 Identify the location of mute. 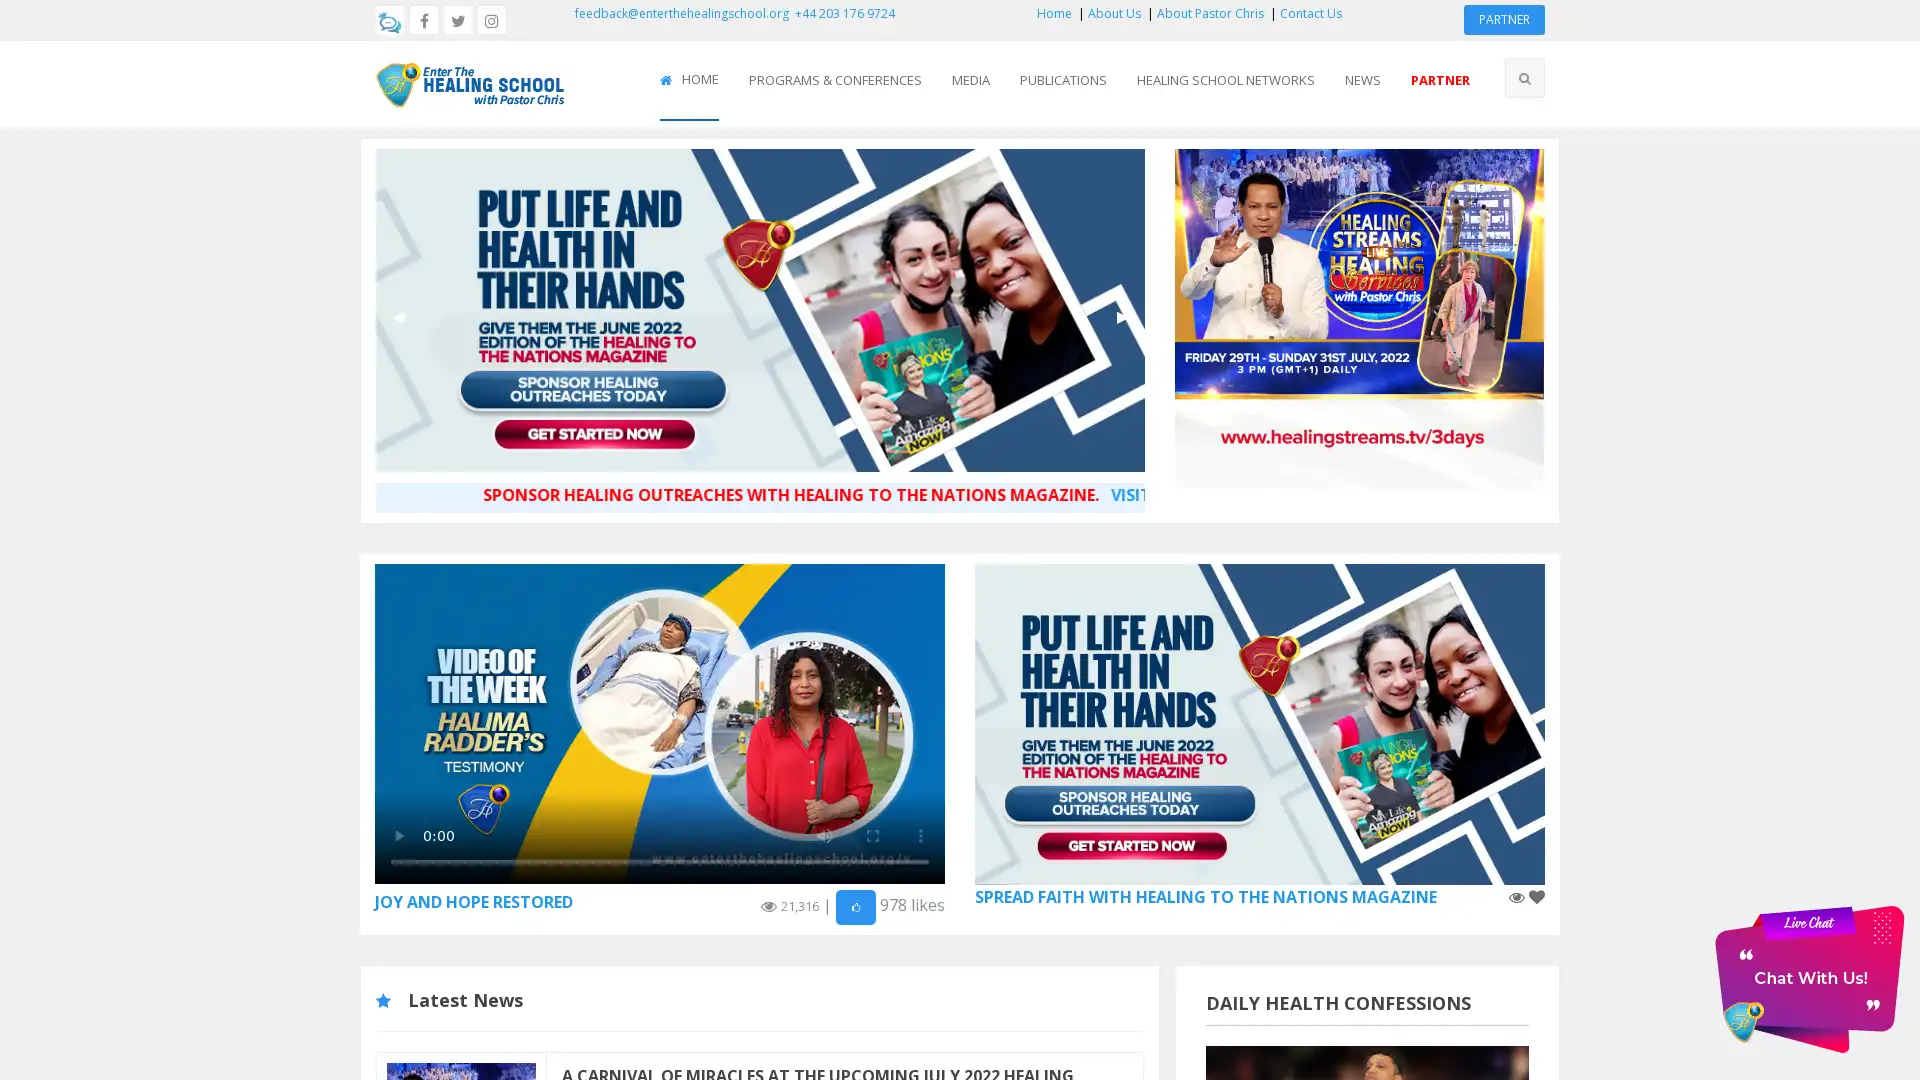
(825, 836).